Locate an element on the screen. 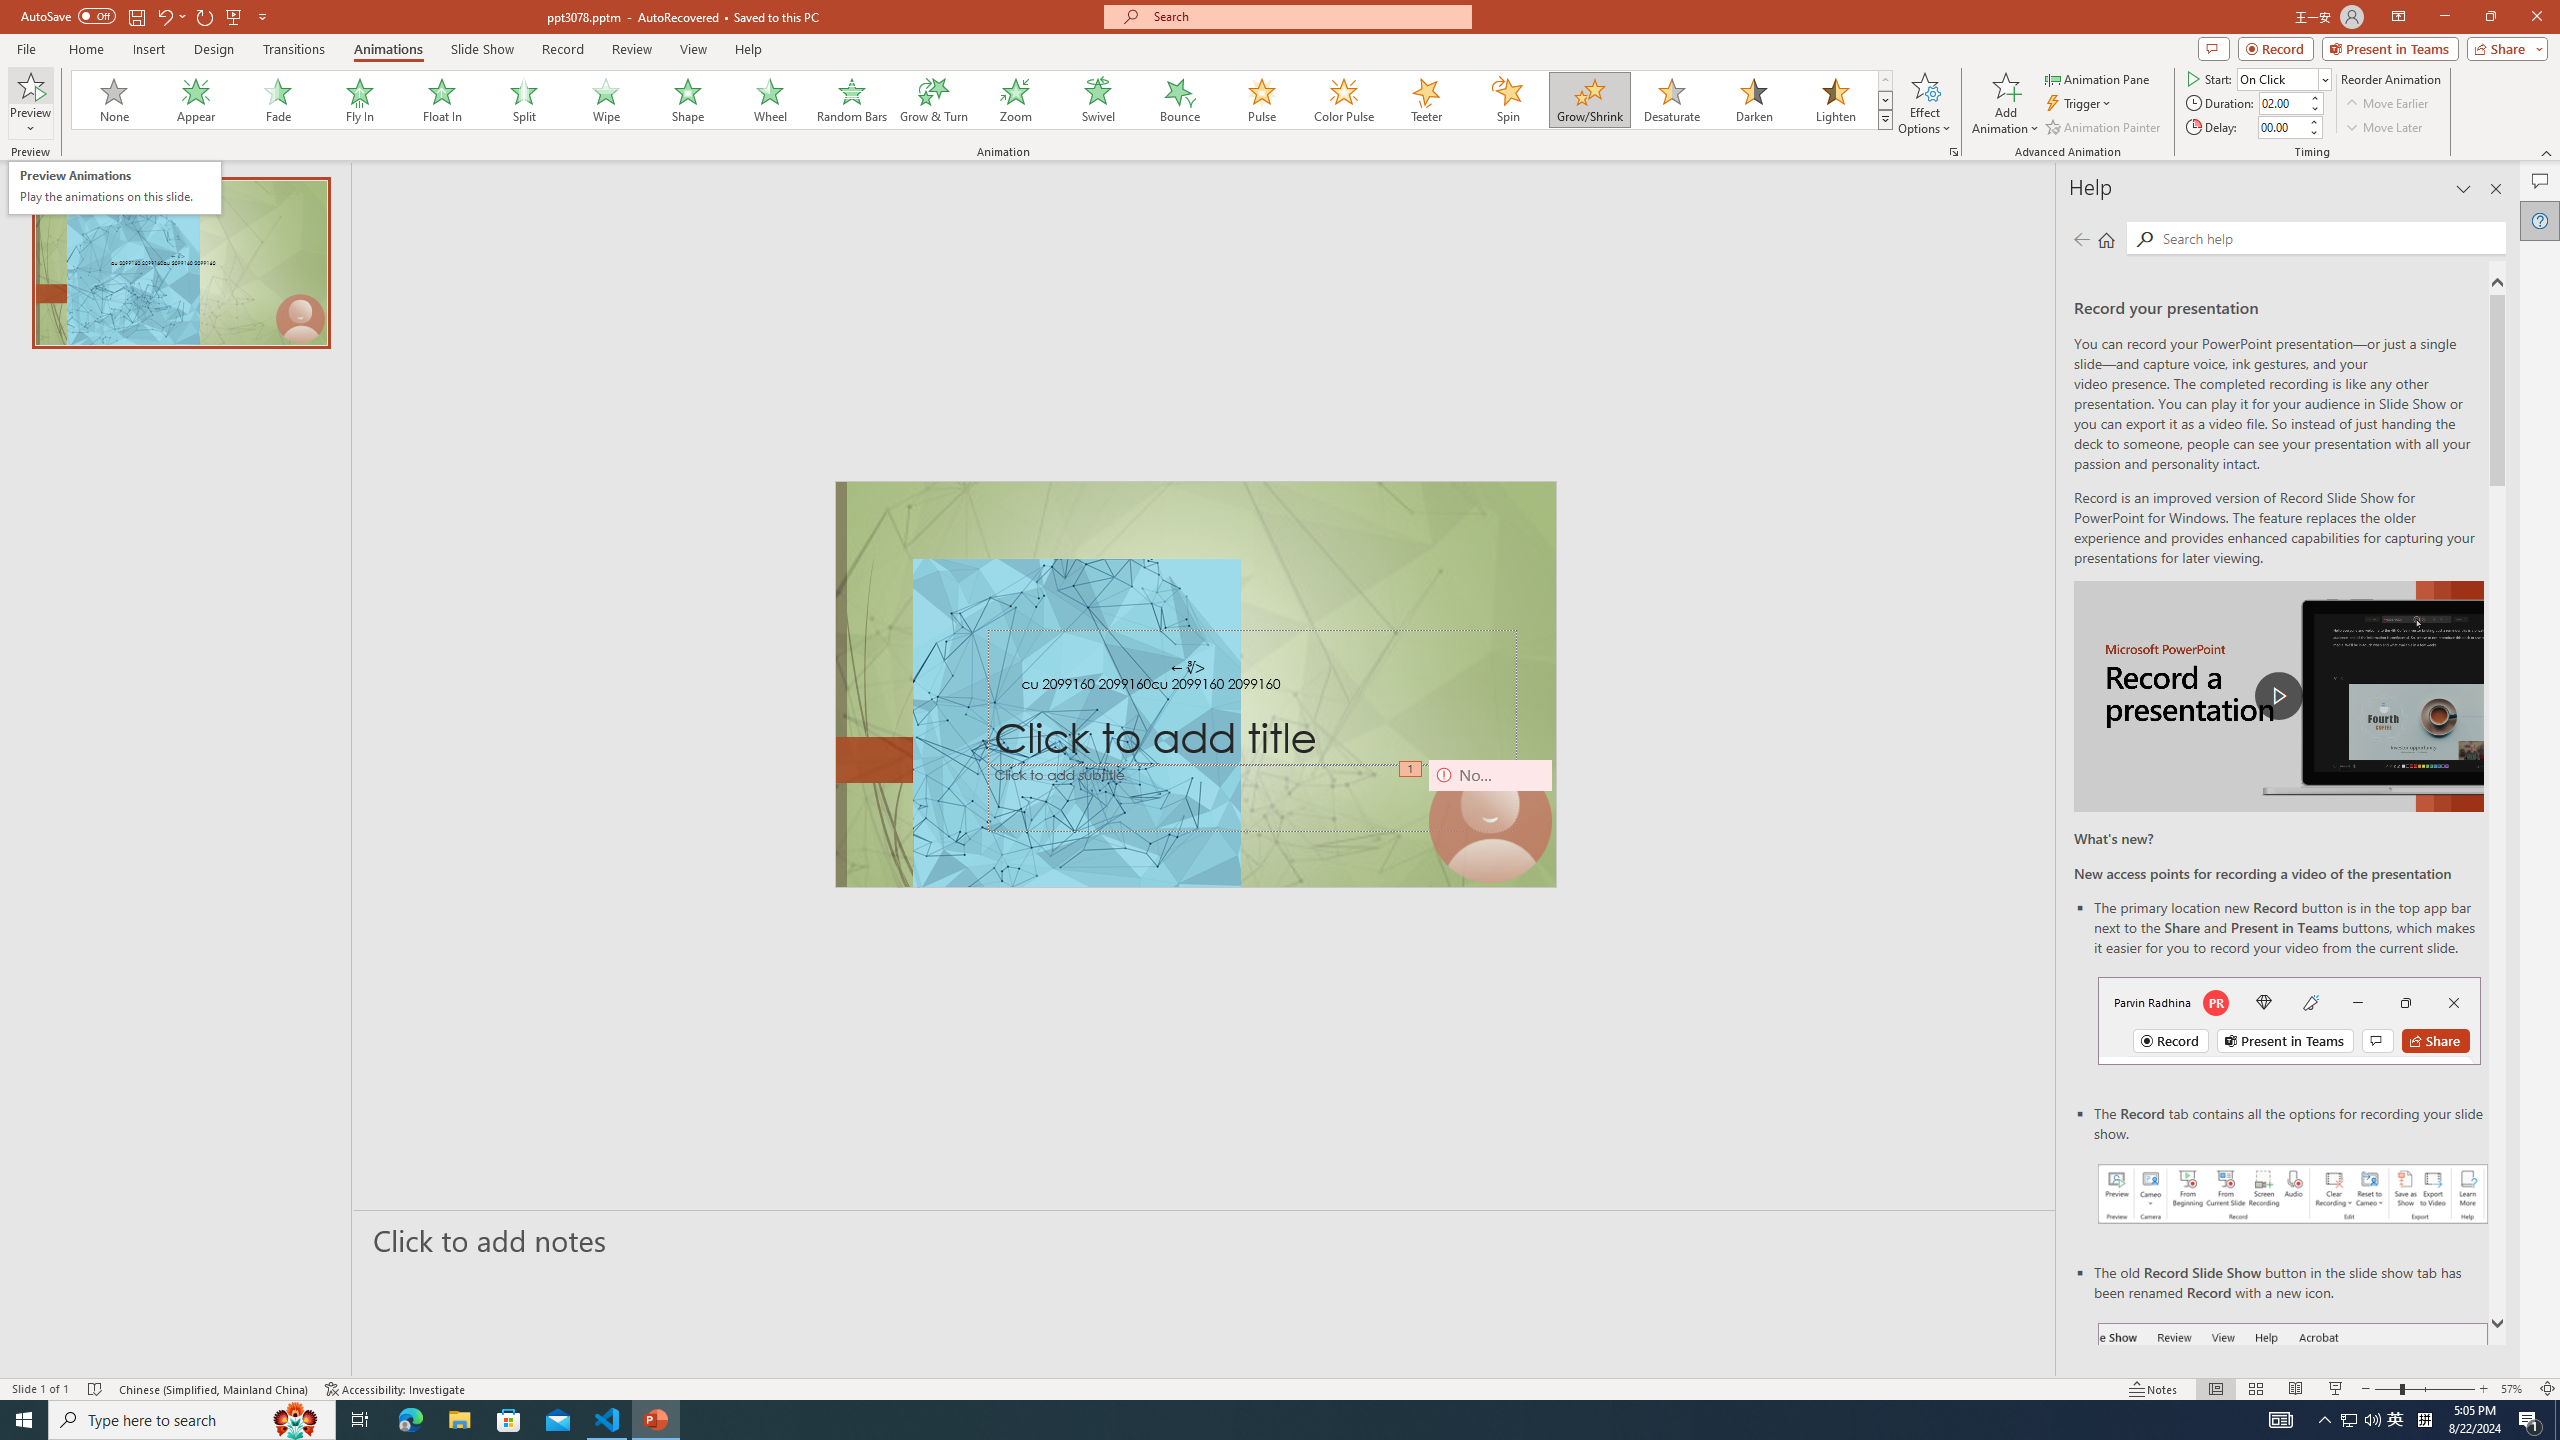 The height and width of the screenshot is (1440, 2560). 'Animation Delay' is located at coordinates (2279, 126).